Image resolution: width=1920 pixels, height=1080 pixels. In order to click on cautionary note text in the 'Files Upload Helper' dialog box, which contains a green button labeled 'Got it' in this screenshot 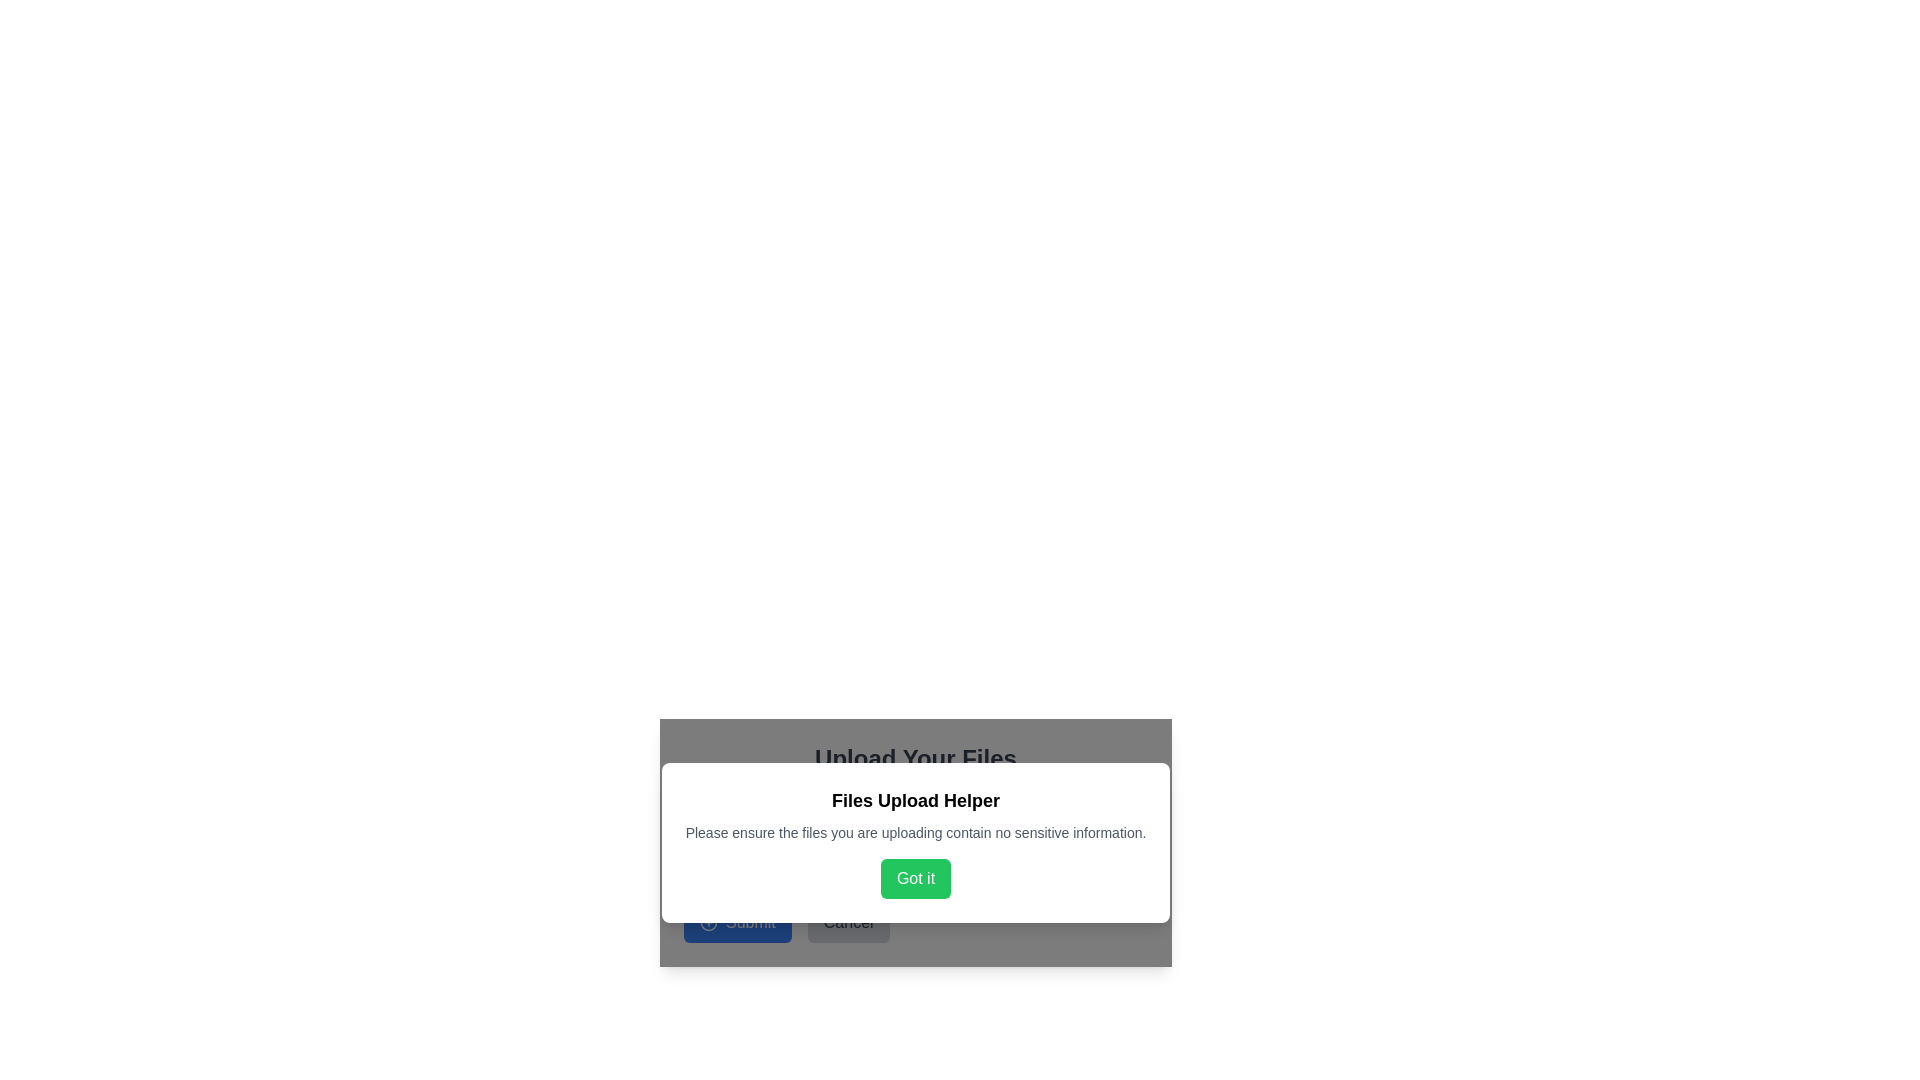, I will do `click(915, 843)`.